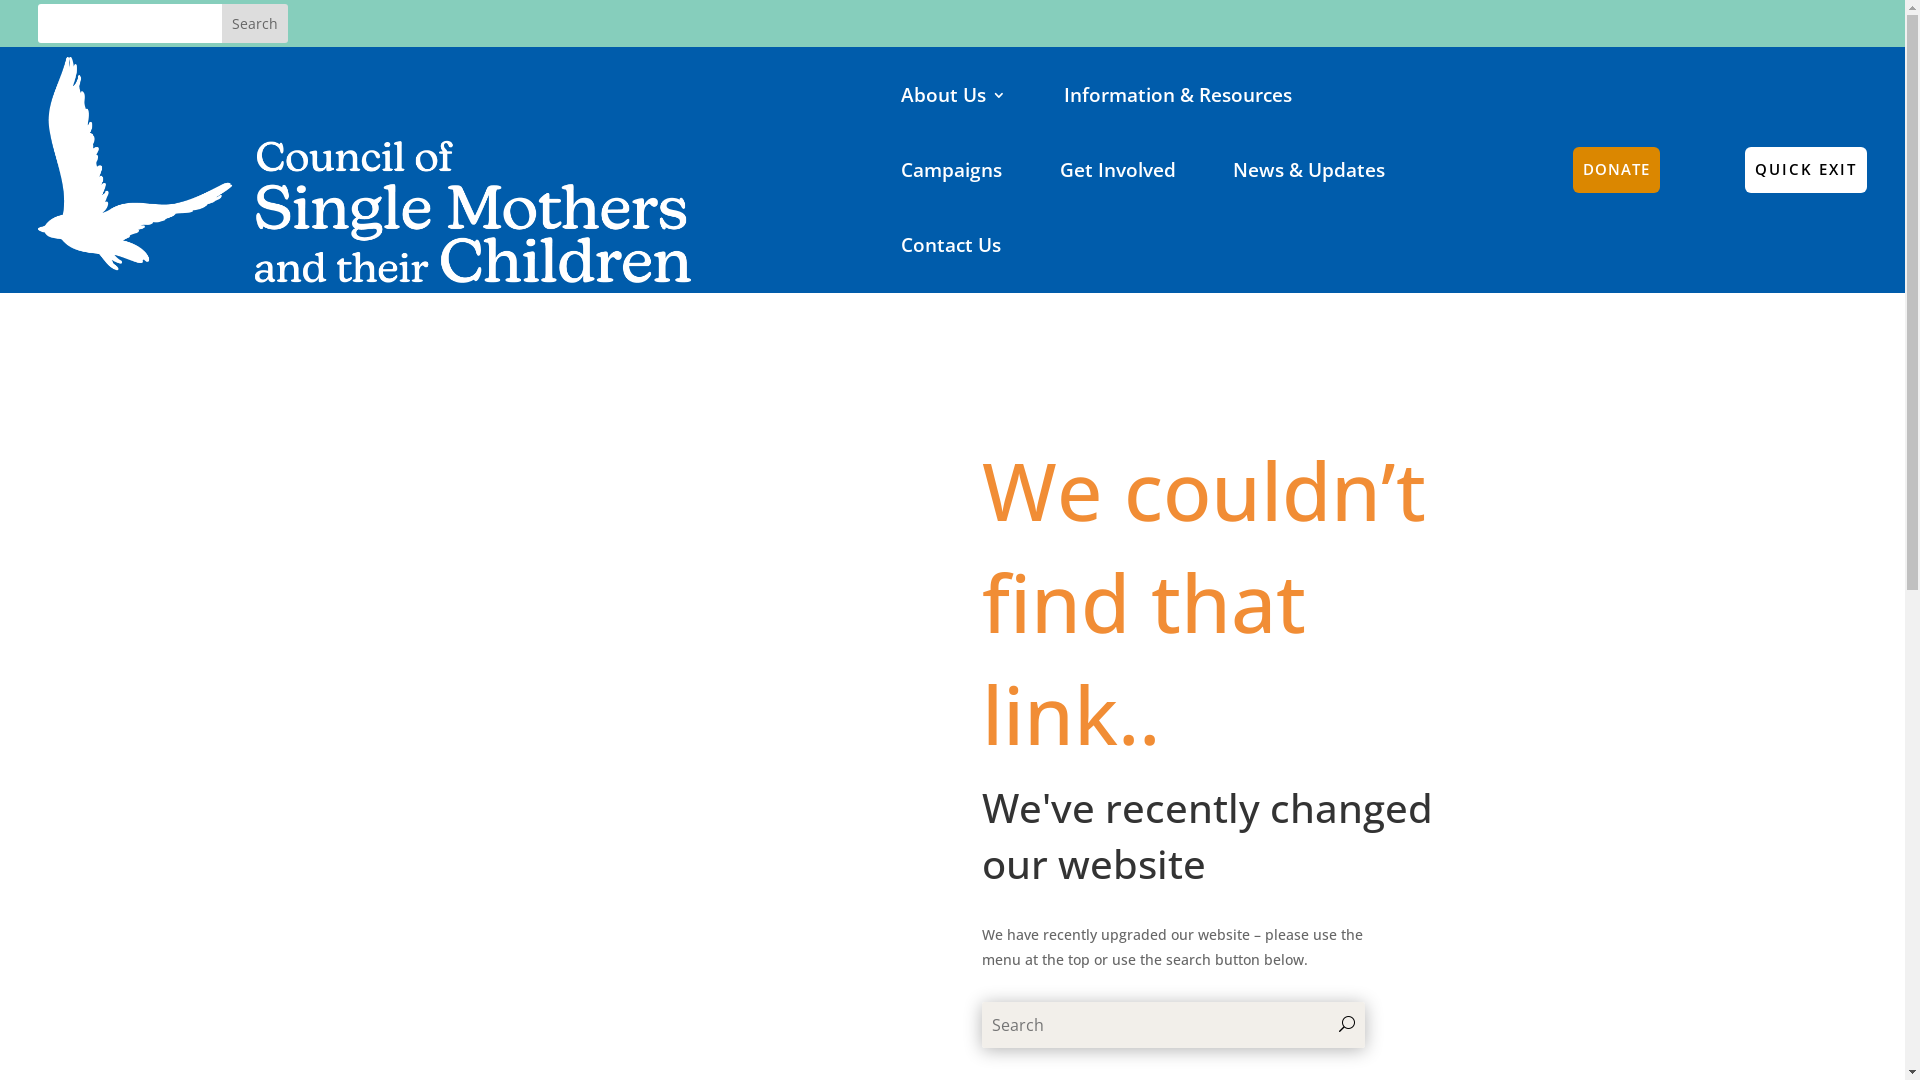  Describe the element at coordinates (949, 244) in the screenshot. I see `'Contact Us'` at that location.